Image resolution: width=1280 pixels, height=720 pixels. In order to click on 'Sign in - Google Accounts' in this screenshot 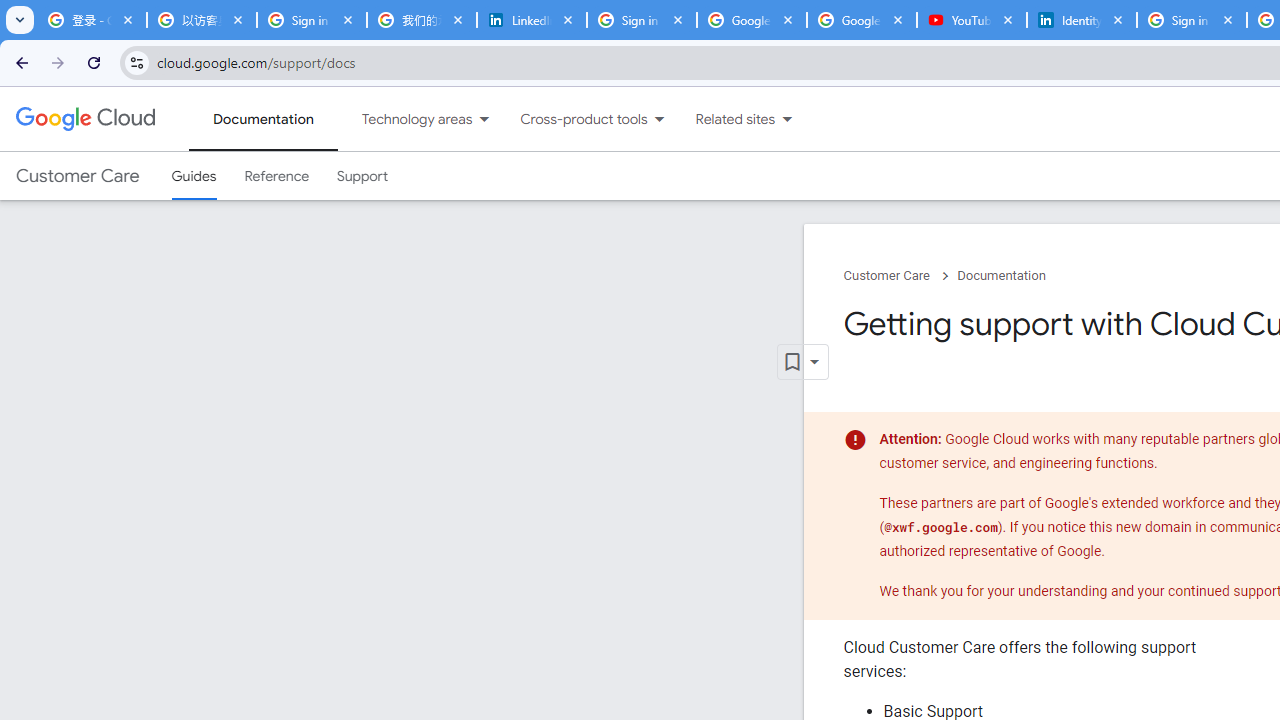, I will do `click(642, 20)`.